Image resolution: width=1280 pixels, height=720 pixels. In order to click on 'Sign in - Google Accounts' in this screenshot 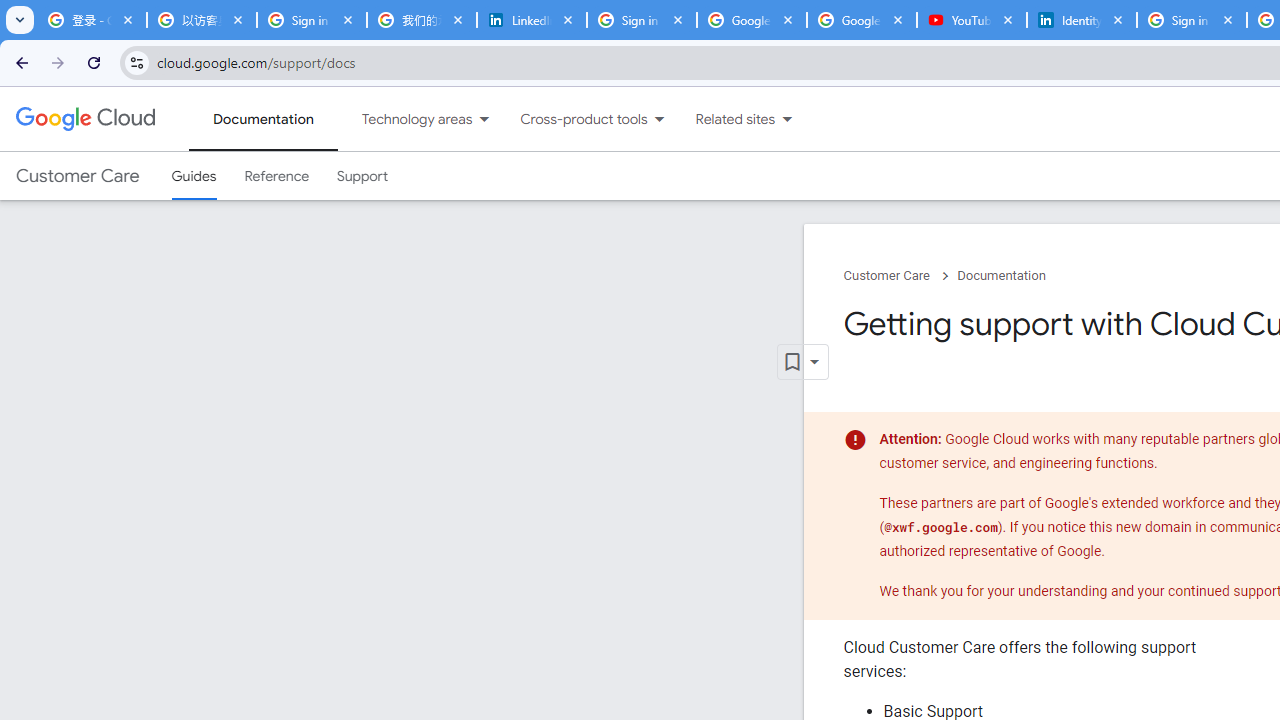, I will do `click(642, 20)`.